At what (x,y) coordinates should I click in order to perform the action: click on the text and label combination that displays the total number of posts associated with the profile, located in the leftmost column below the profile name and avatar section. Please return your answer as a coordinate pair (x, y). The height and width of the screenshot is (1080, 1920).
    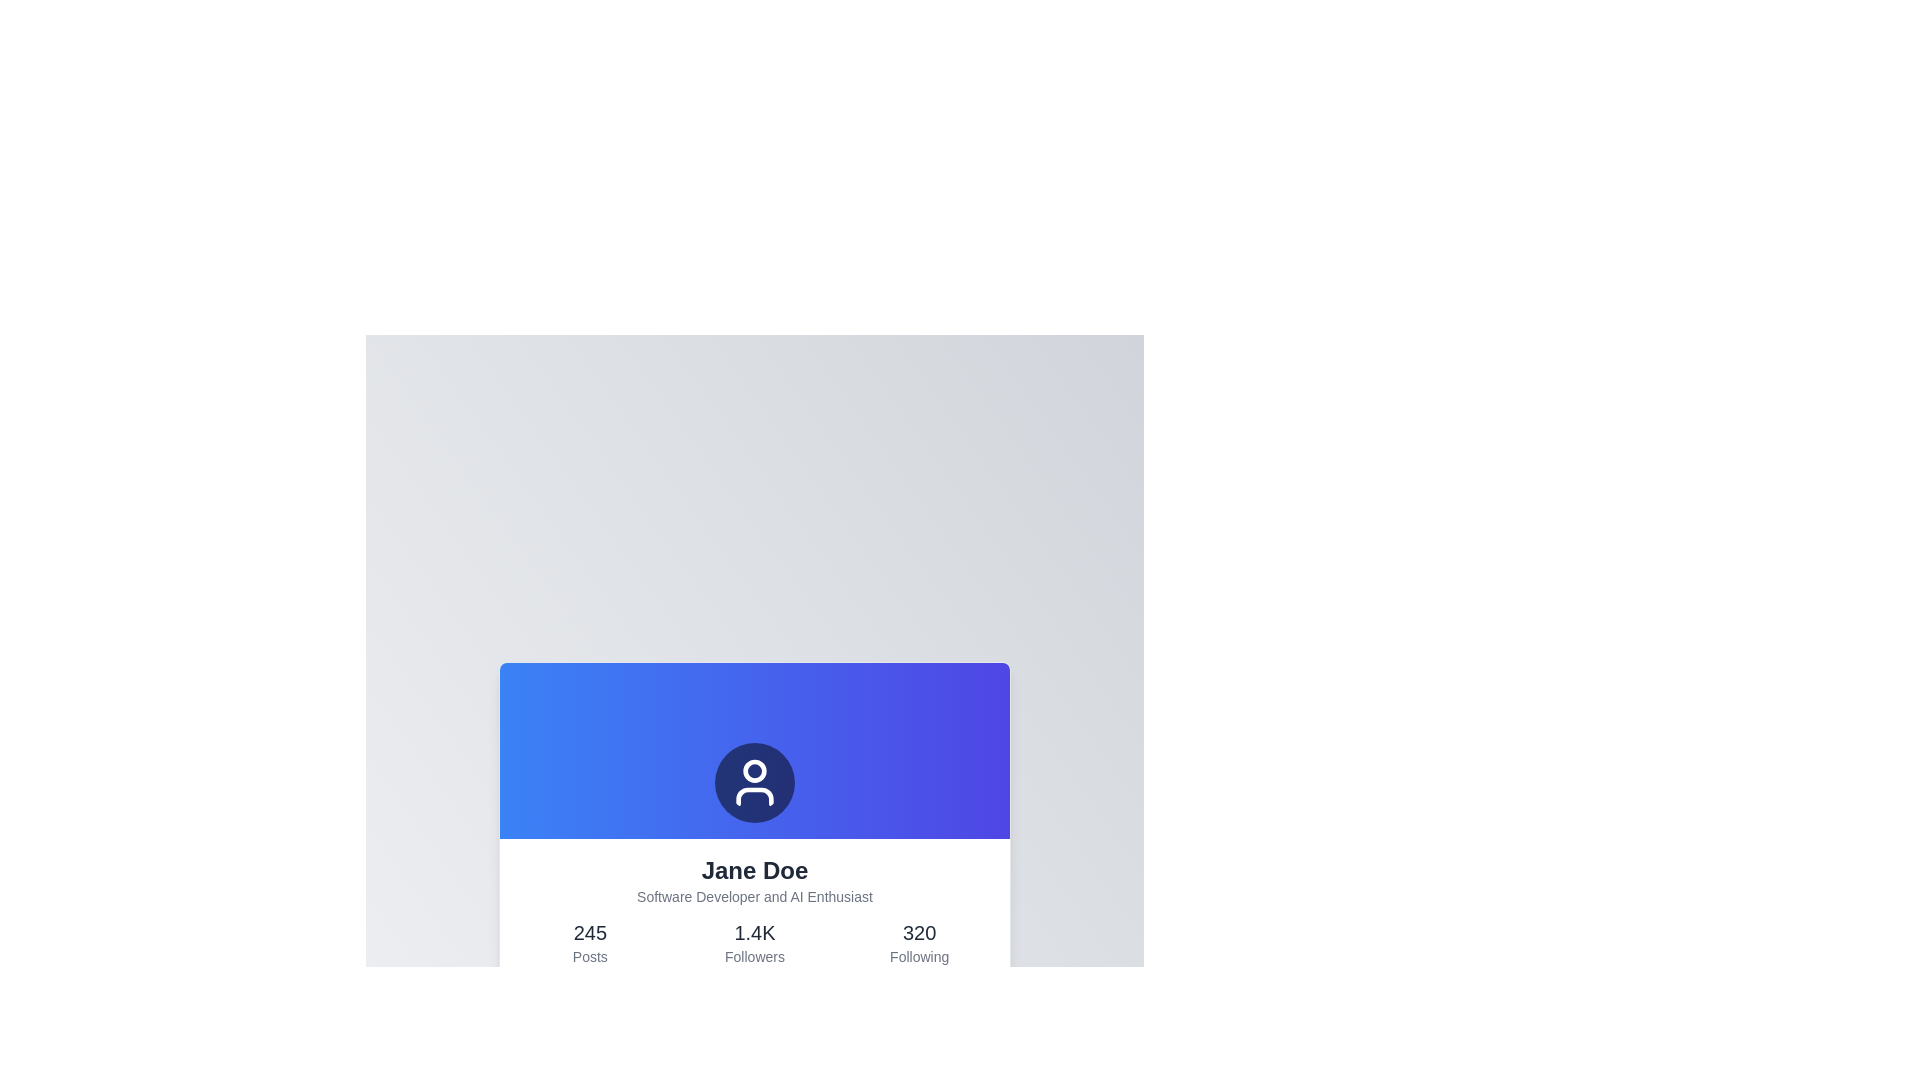
    Looking at the image, I should click on (589, 942).